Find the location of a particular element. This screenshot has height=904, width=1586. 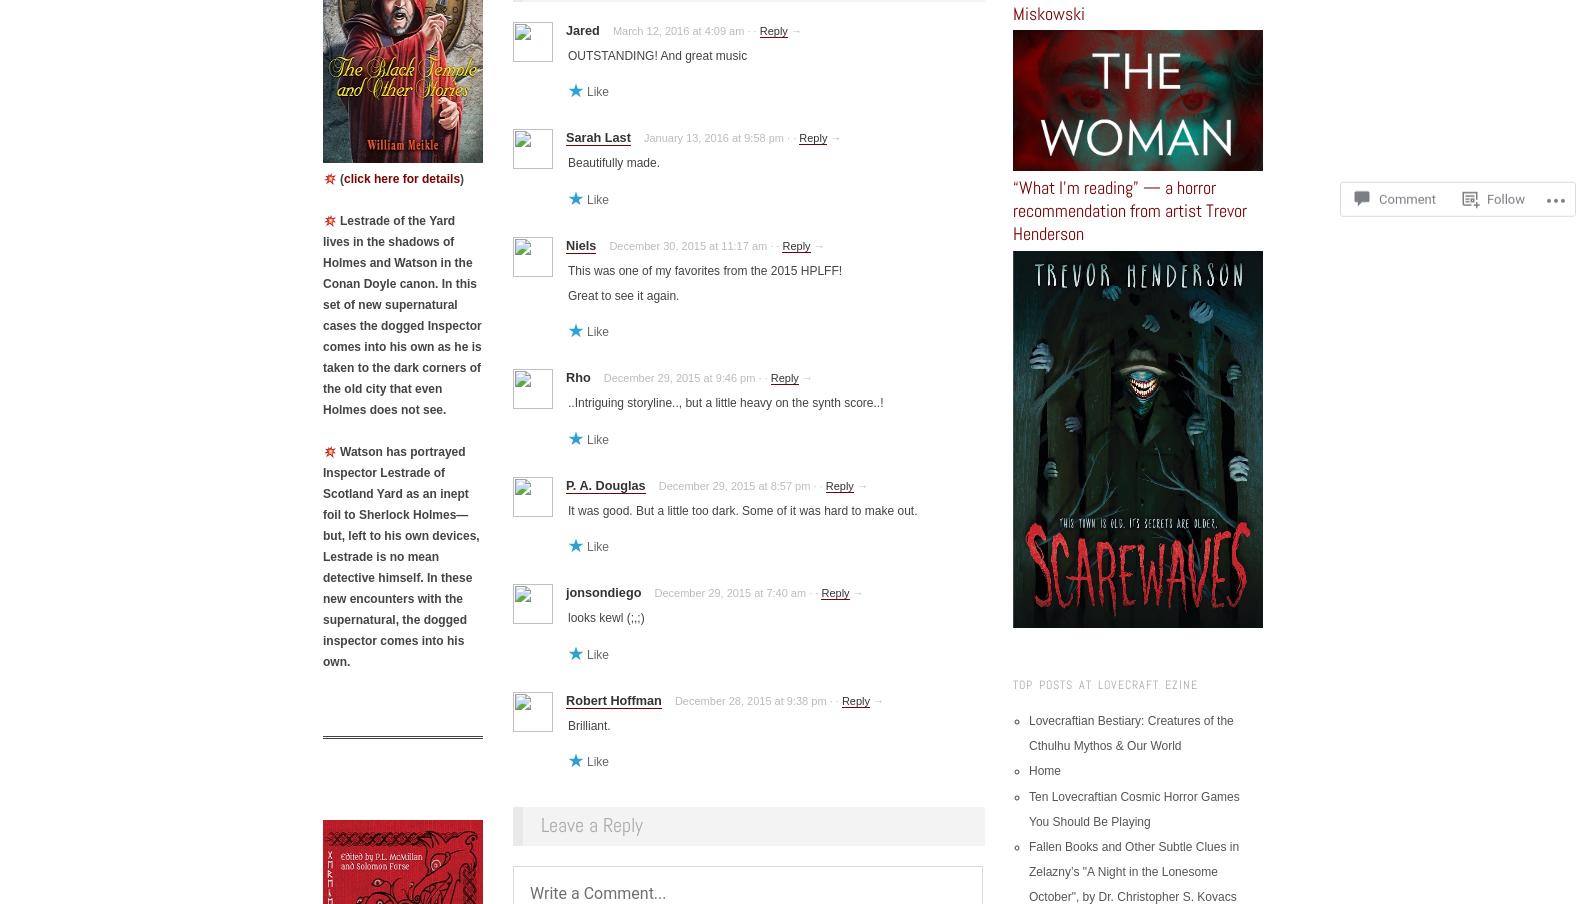

'Robert Hoffman' is located at coordinates (612, 698).